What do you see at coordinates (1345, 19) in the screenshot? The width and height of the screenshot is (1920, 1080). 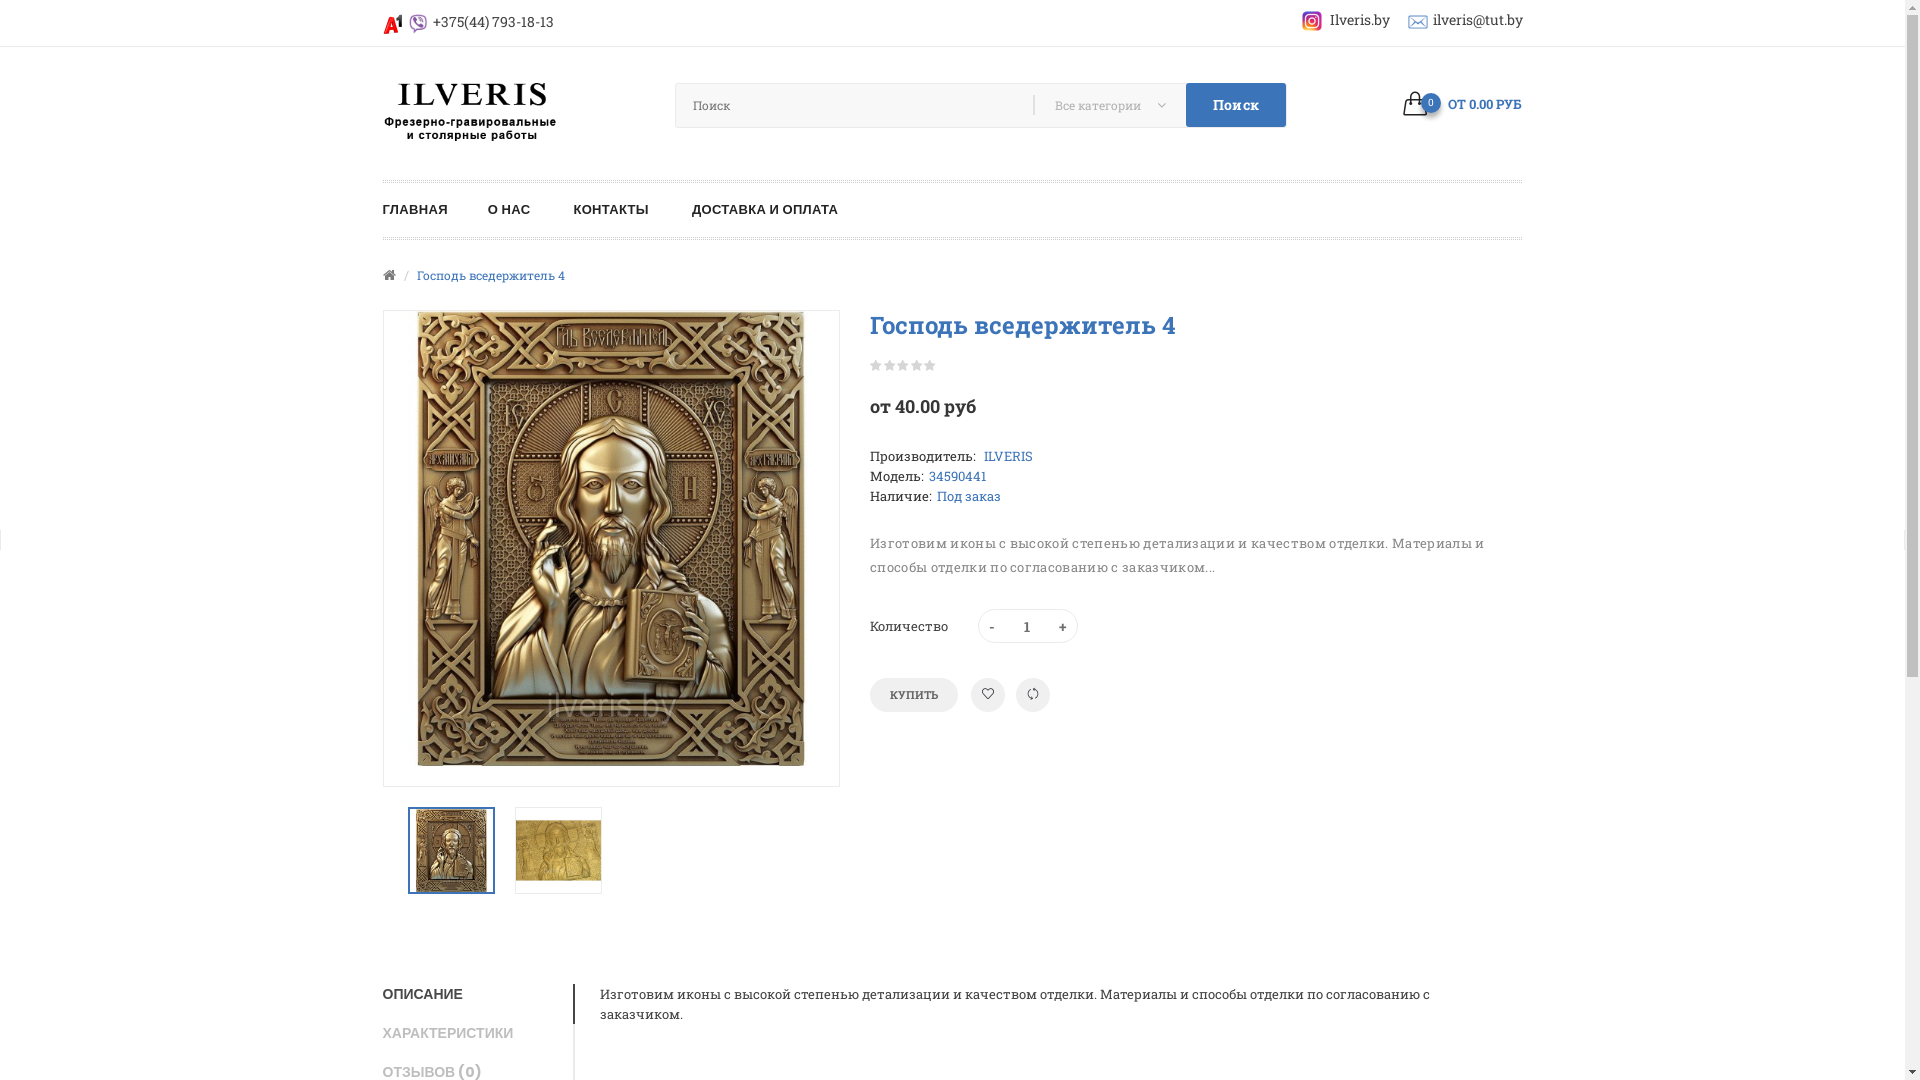 I see `'Ilveris.by'` at bounding box center [1345, 19].